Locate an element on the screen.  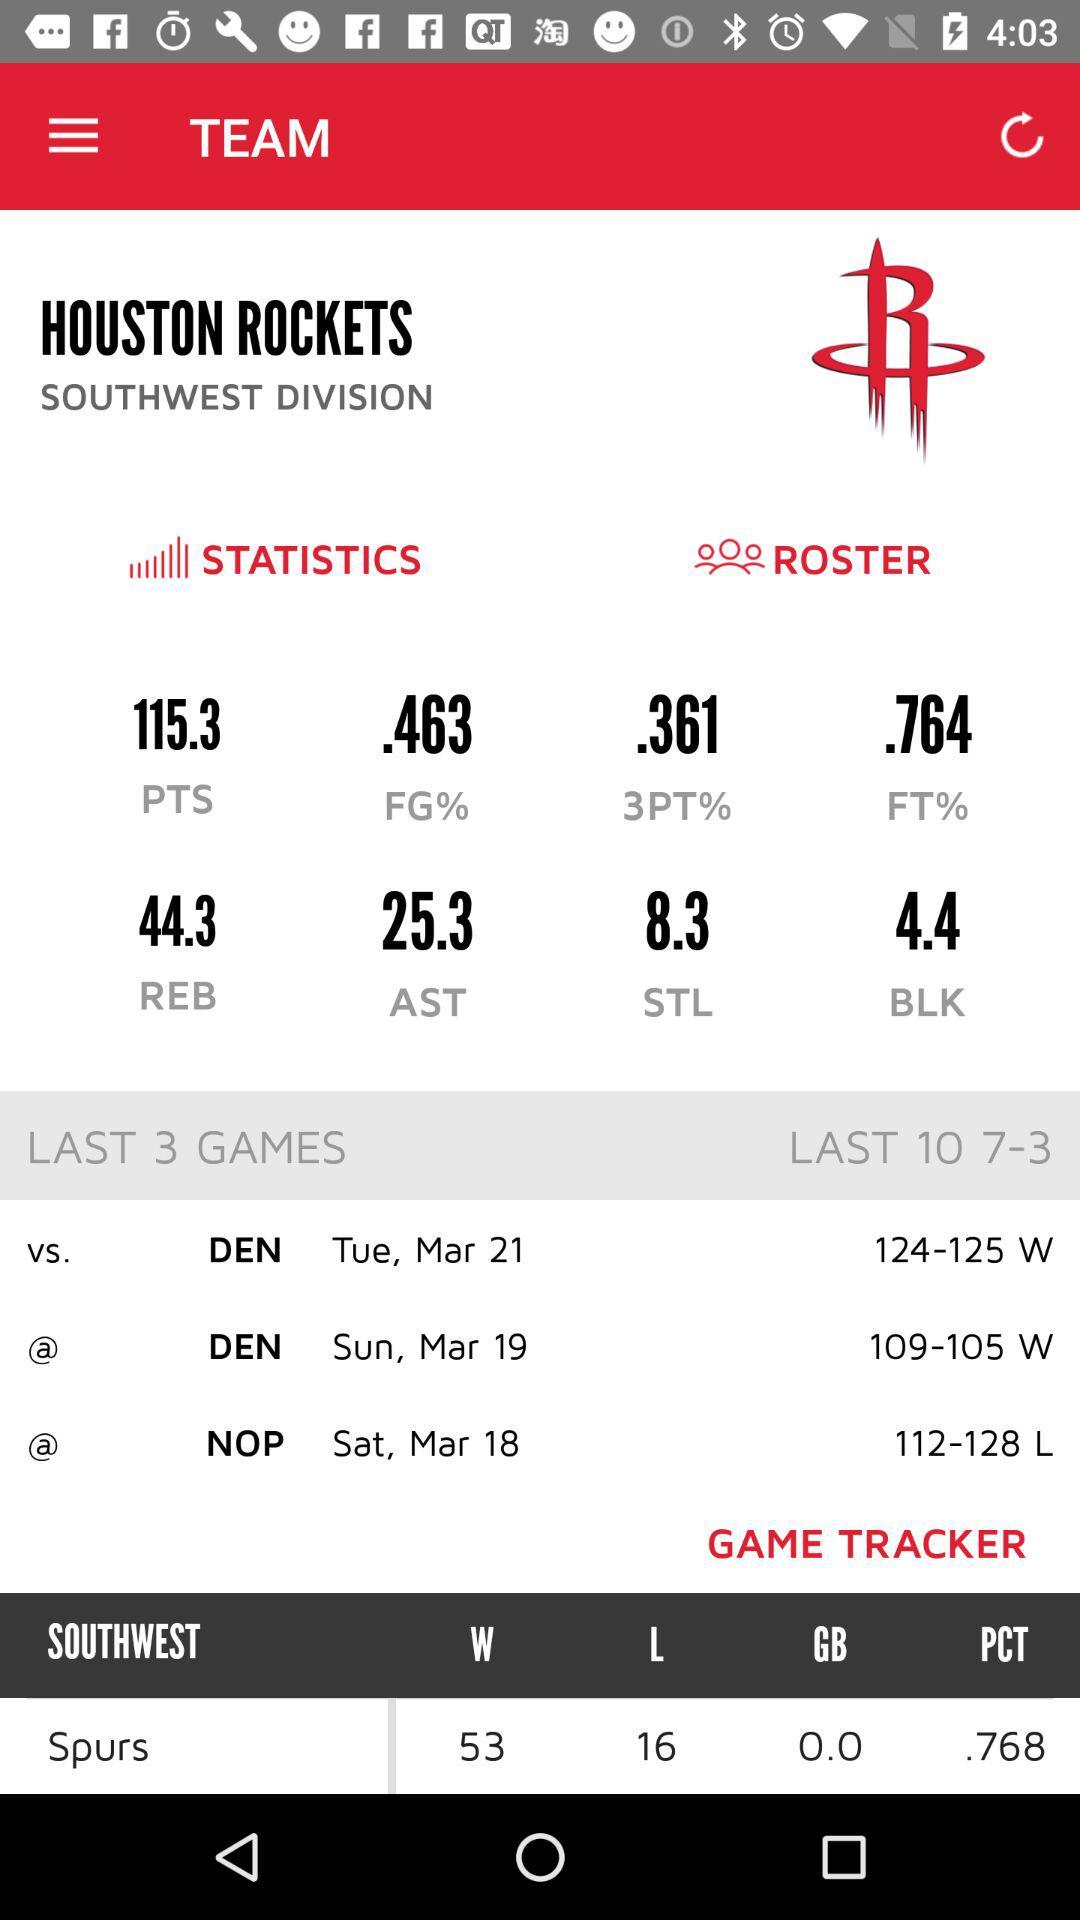
icon next to the pct item is located at coordinates (830, 1645).